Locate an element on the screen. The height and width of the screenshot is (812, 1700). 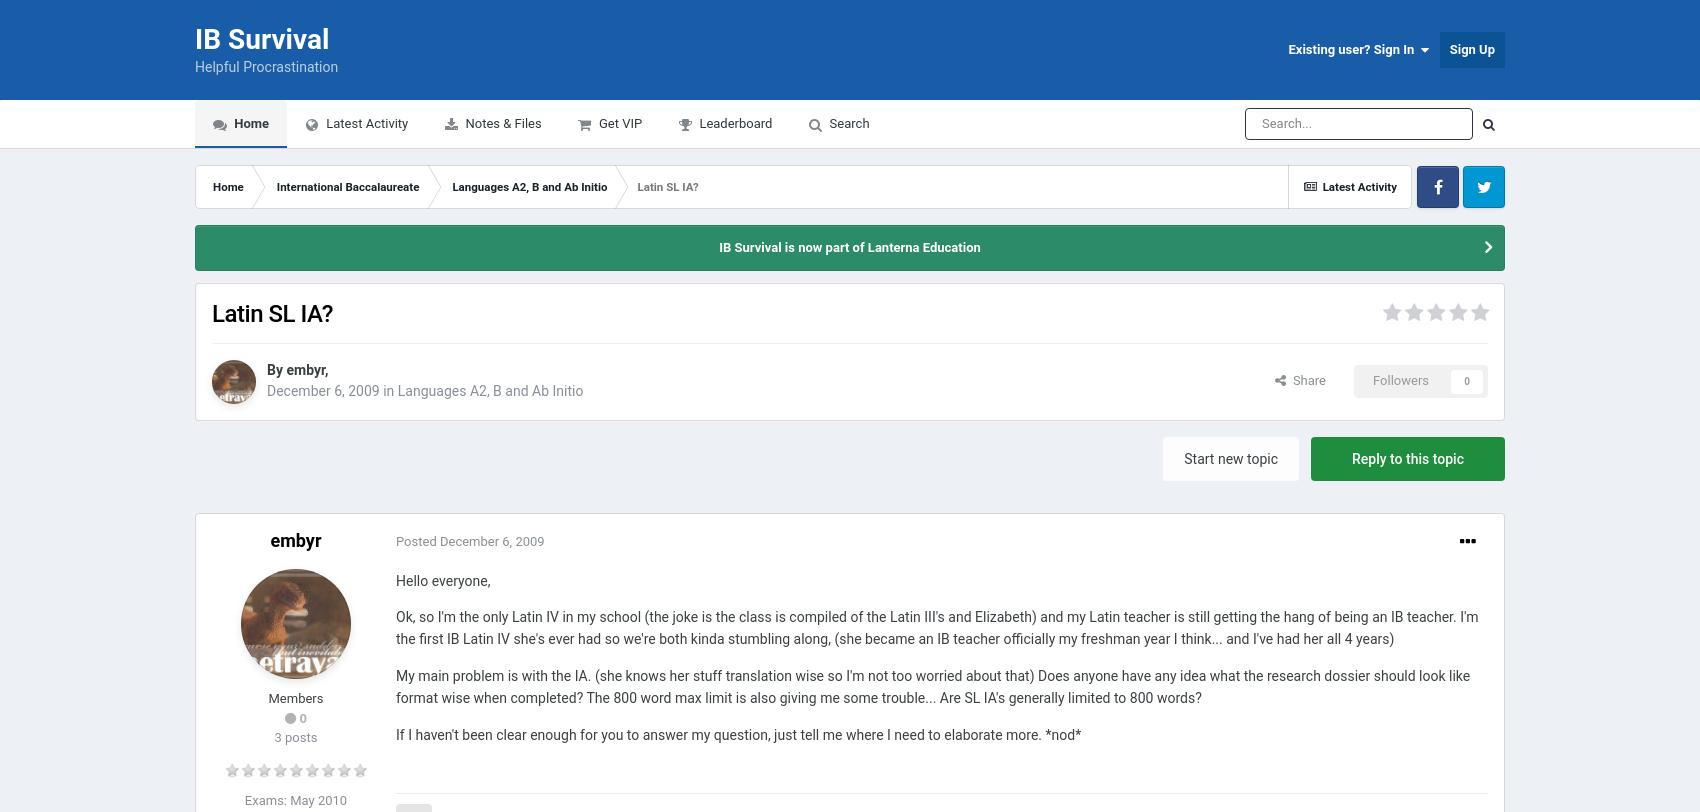
'By' is located at coordinates (276, 368).